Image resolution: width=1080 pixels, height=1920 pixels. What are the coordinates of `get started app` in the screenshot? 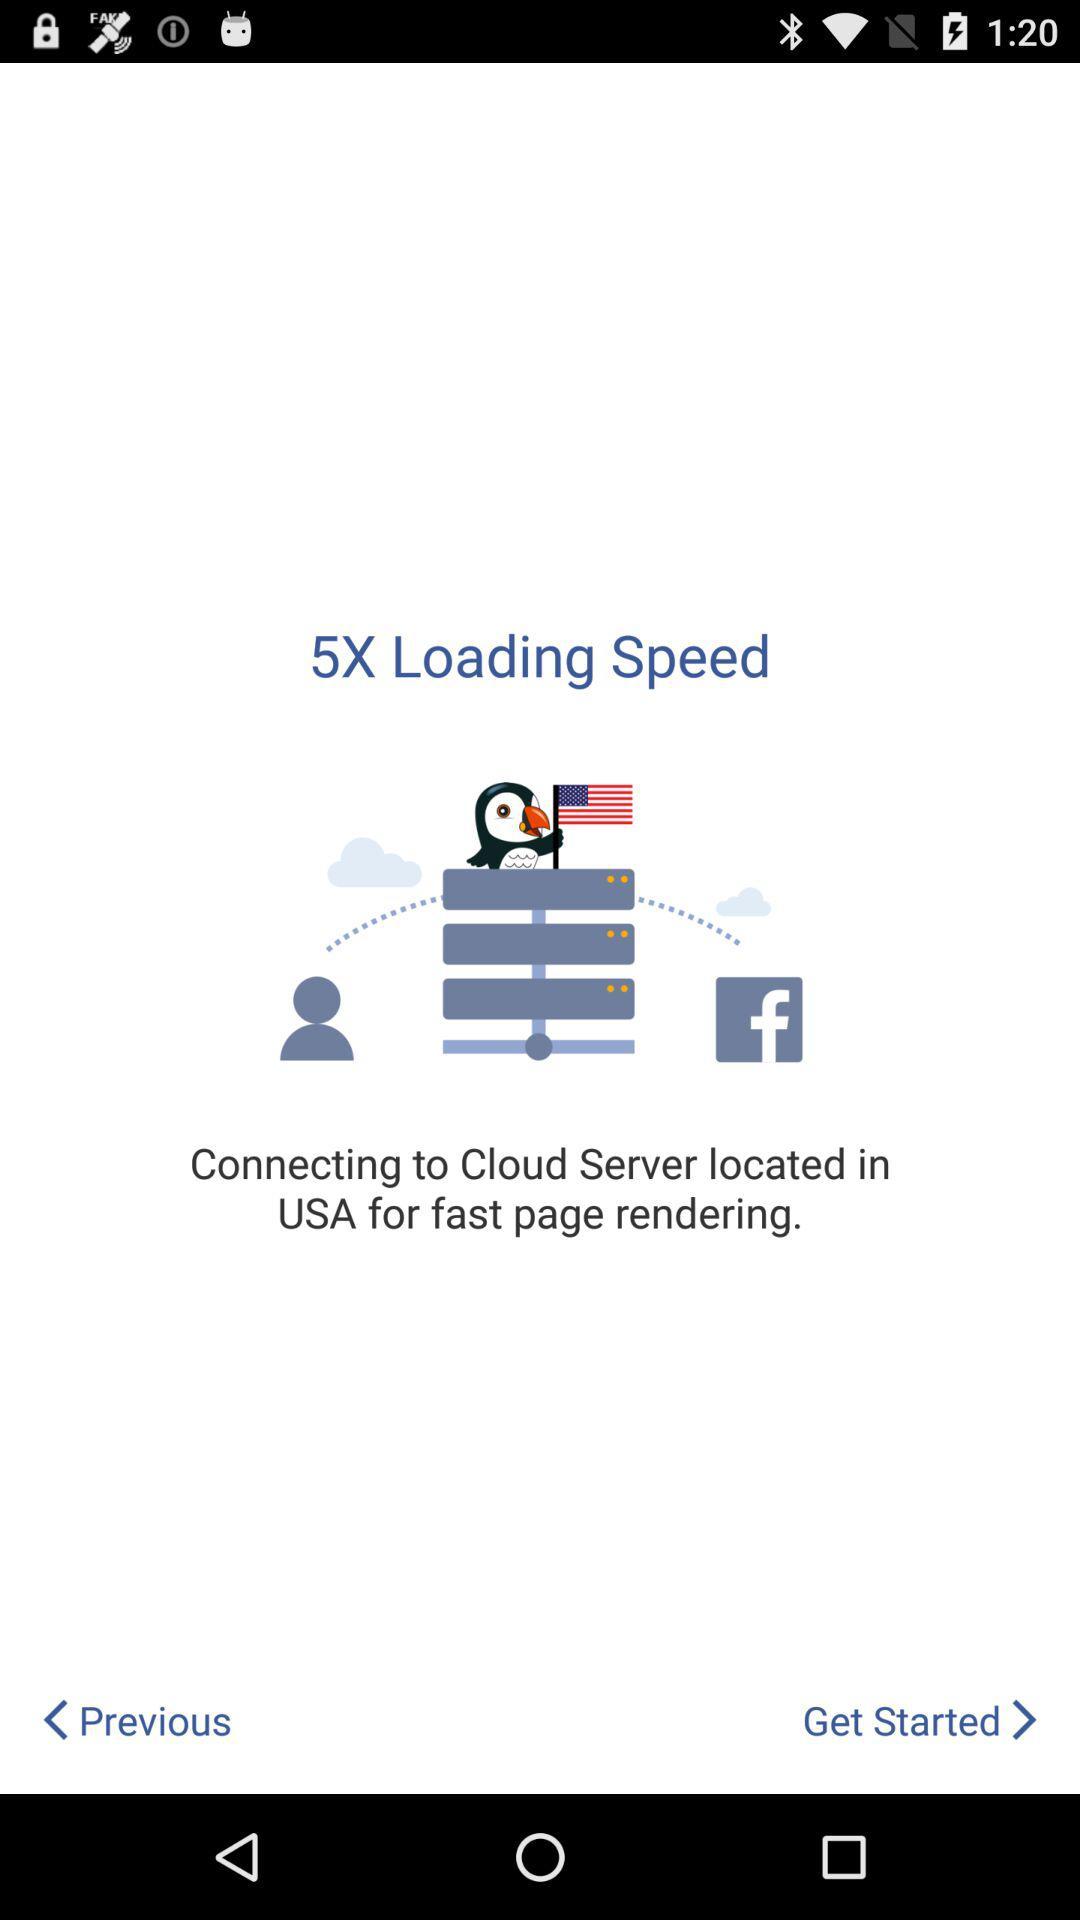 It's located at (920, 1719).